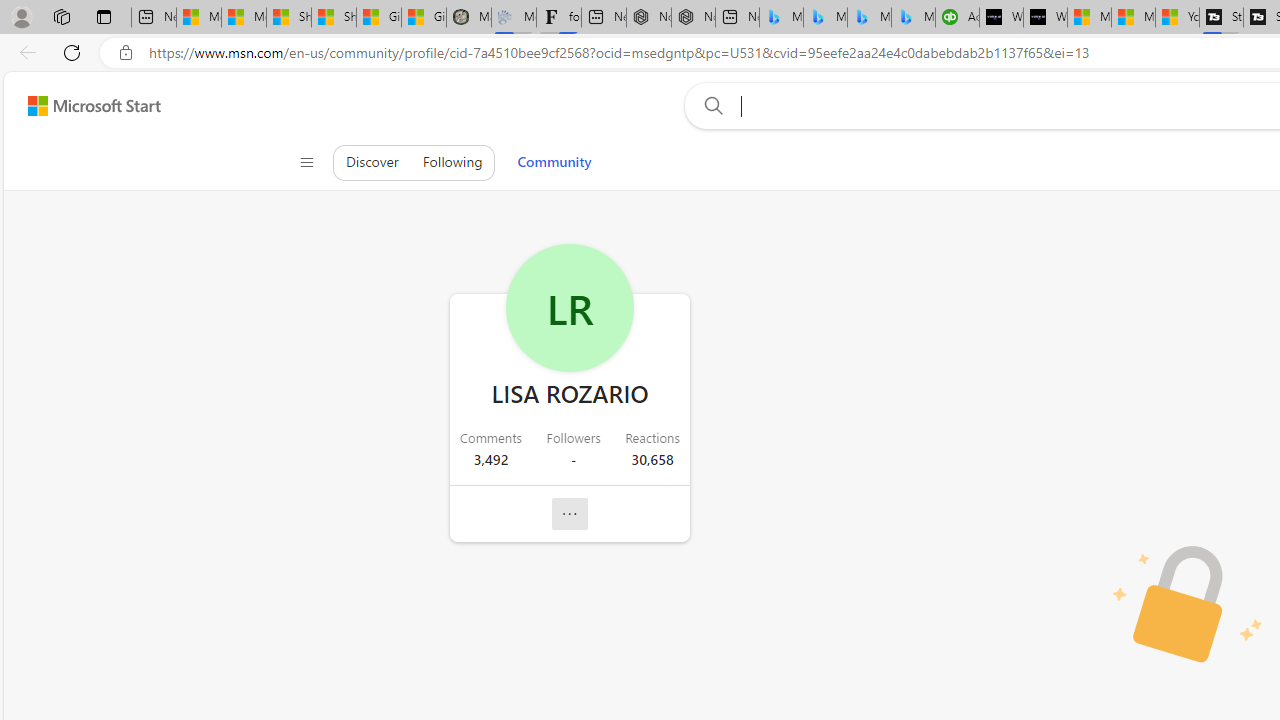  I want to click on 'Skip to content', so click(86, 105).